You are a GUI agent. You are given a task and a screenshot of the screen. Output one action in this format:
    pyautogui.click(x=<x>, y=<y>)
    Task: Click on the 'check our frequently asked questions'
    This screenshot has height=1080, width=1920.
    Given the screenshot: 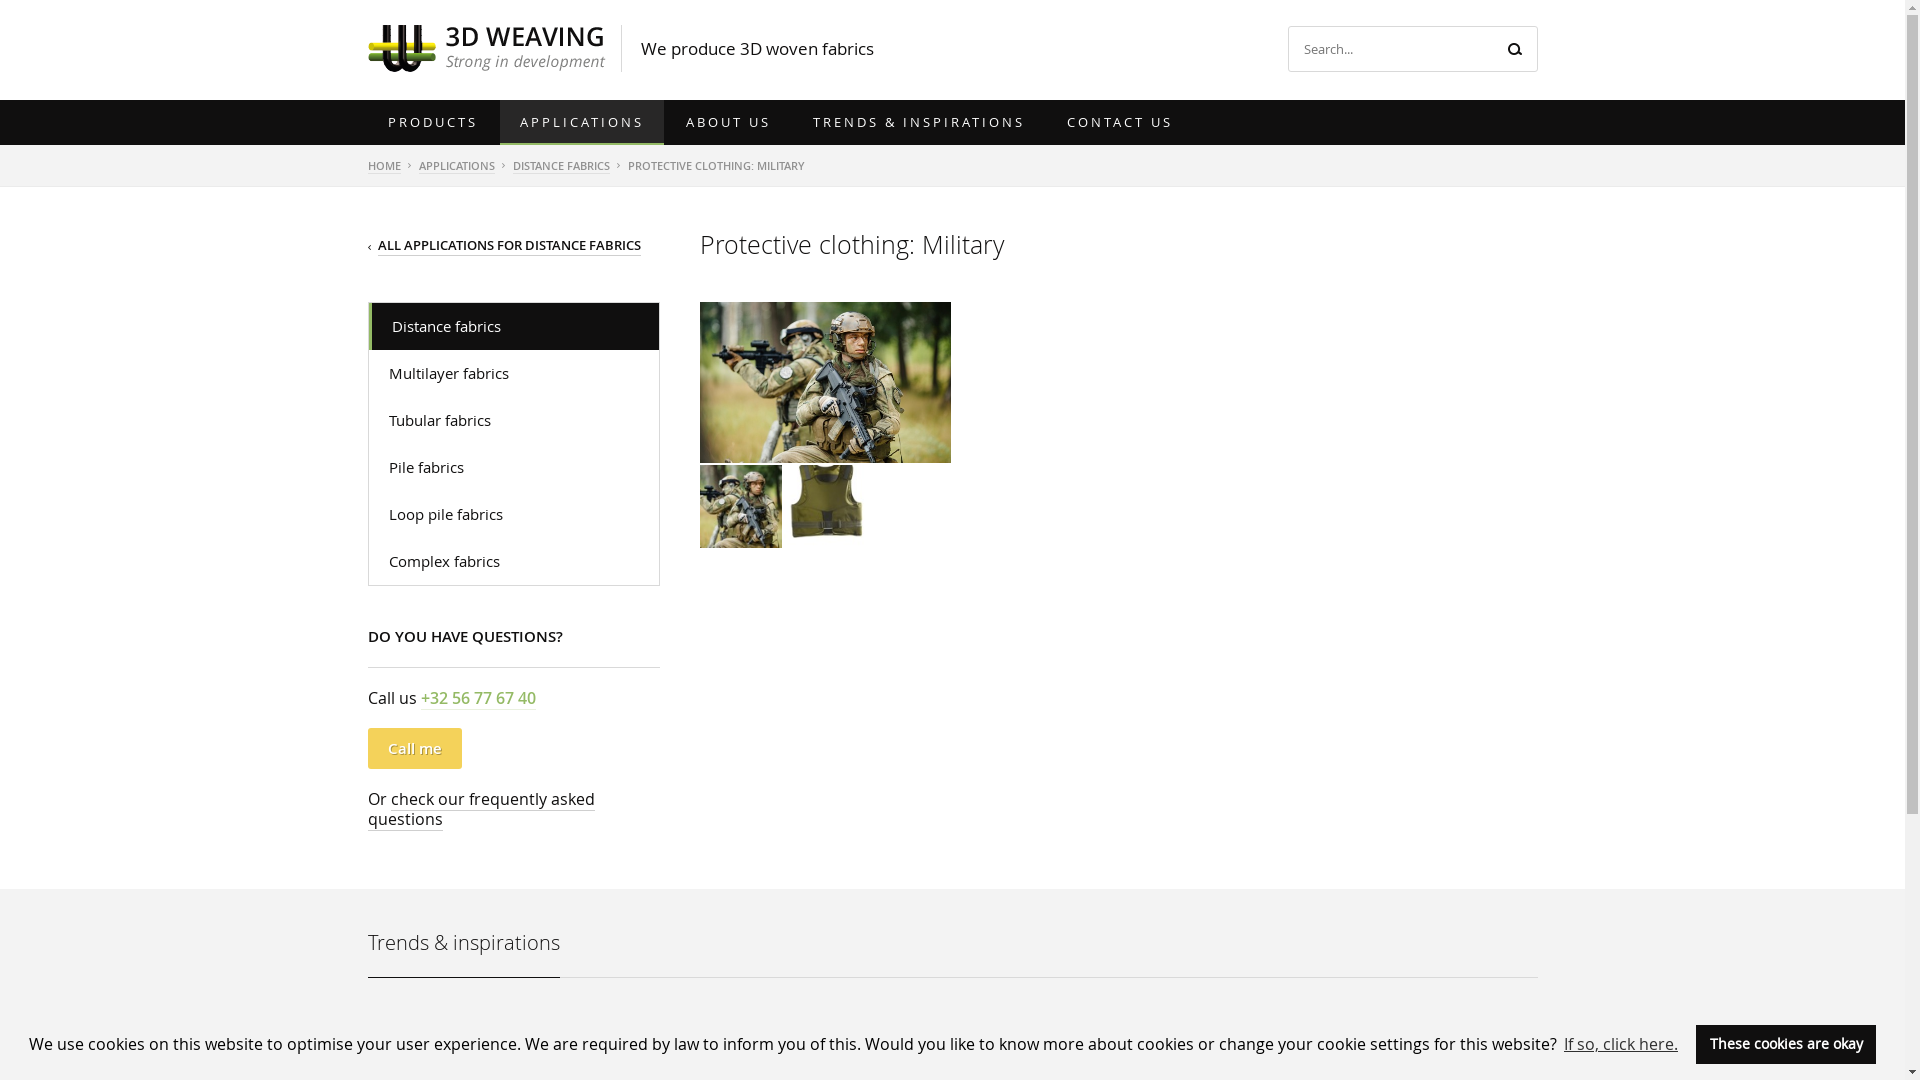 What is the action you would take?
    pyautogui.click(x=481, y=808)
    